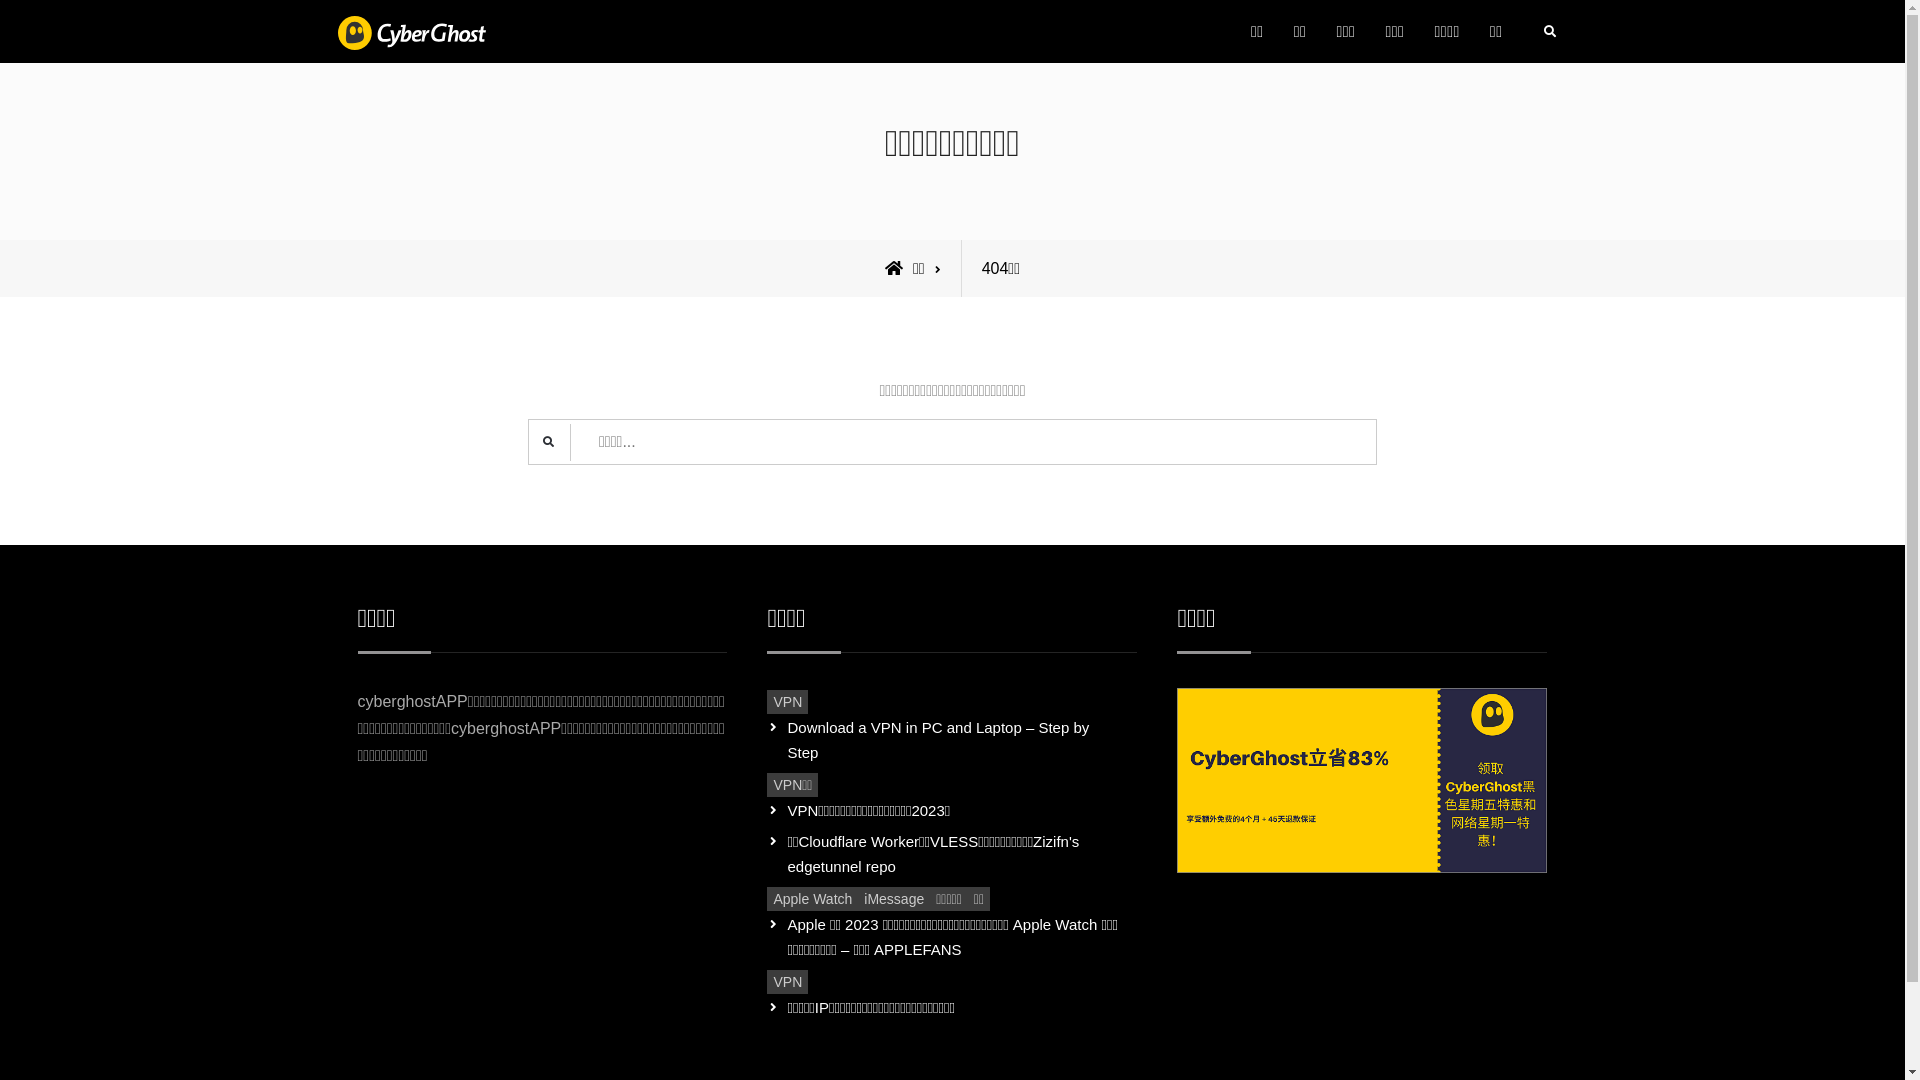 The width and height of the screenshot is (1920, 1080). I want to click on 'iMessage', so click(892, 897).